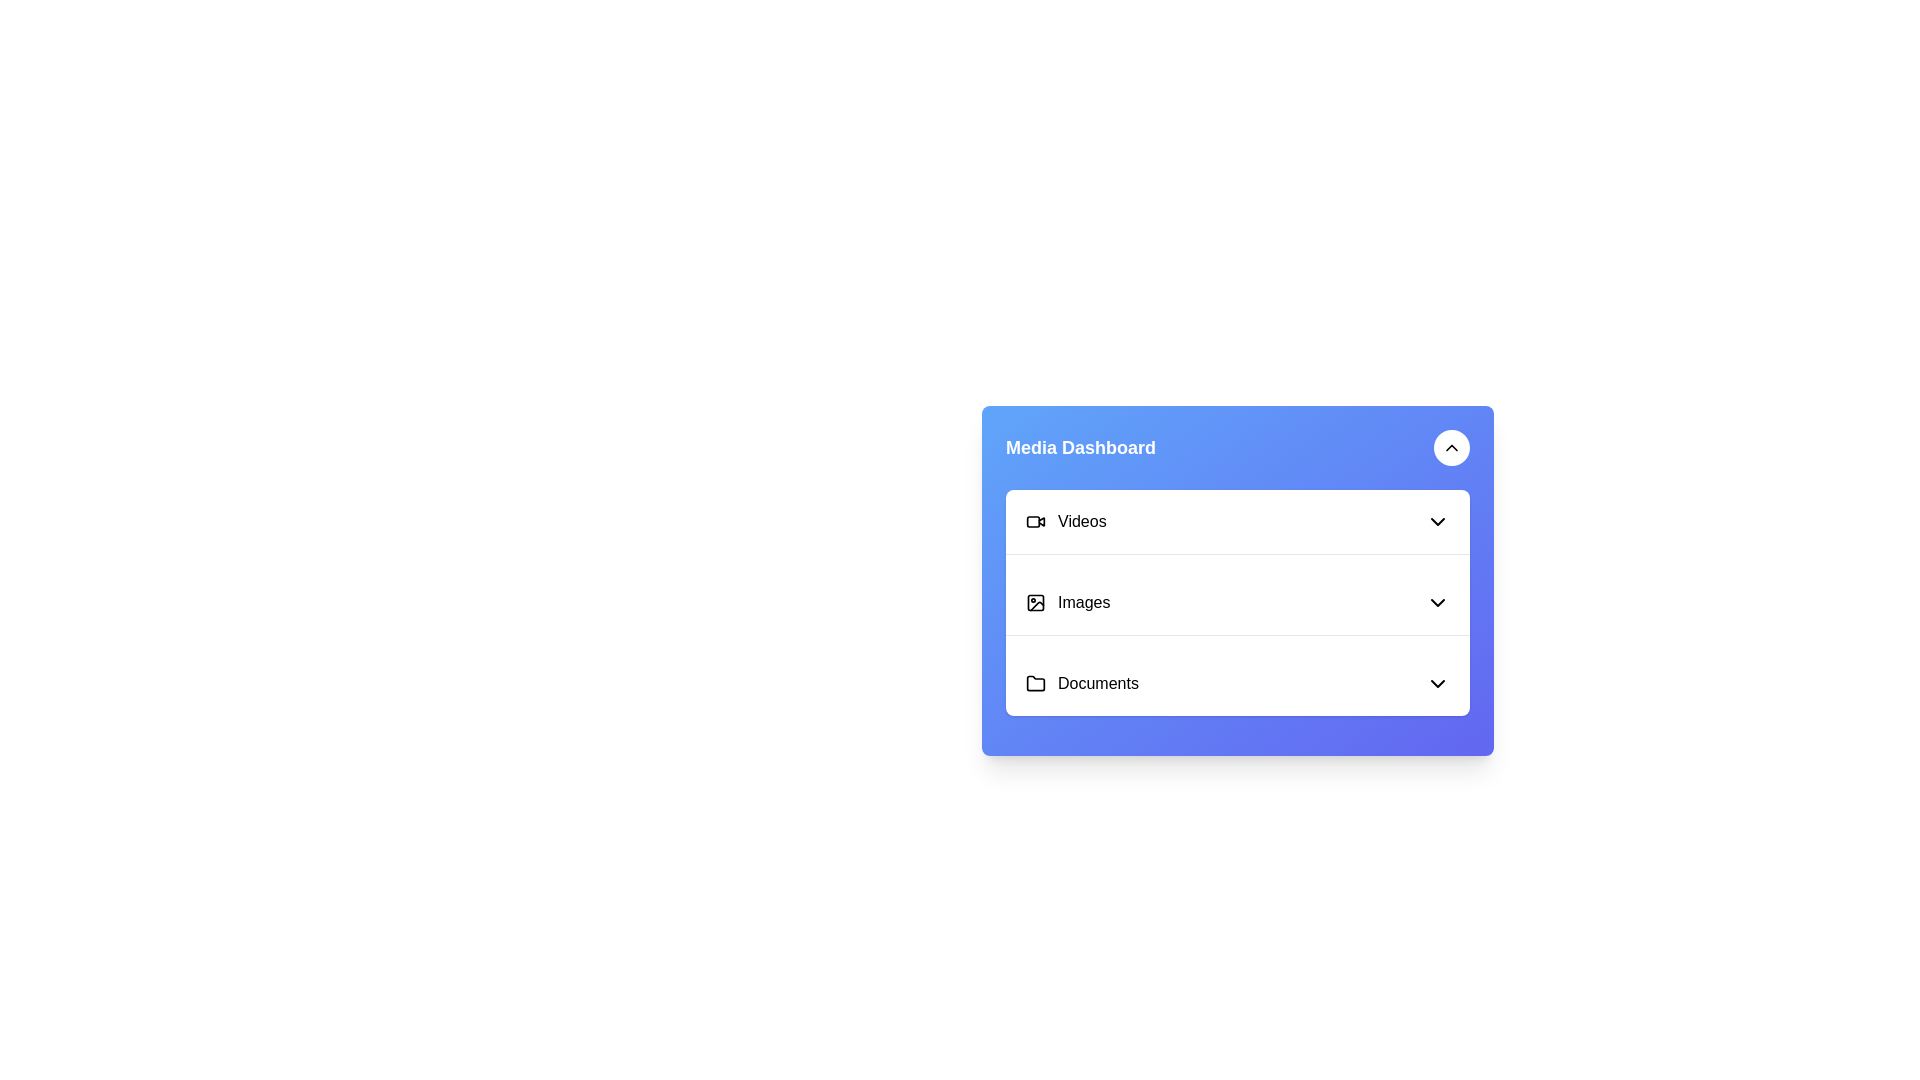 The image size is (1920, 1080). Describe the element at coordinates (1036, 520) in the screenshot. I see `the decorative icon that represents the 'Videos' category in the media dashboard, which is located to the left of the text 'Videos'` at that location.